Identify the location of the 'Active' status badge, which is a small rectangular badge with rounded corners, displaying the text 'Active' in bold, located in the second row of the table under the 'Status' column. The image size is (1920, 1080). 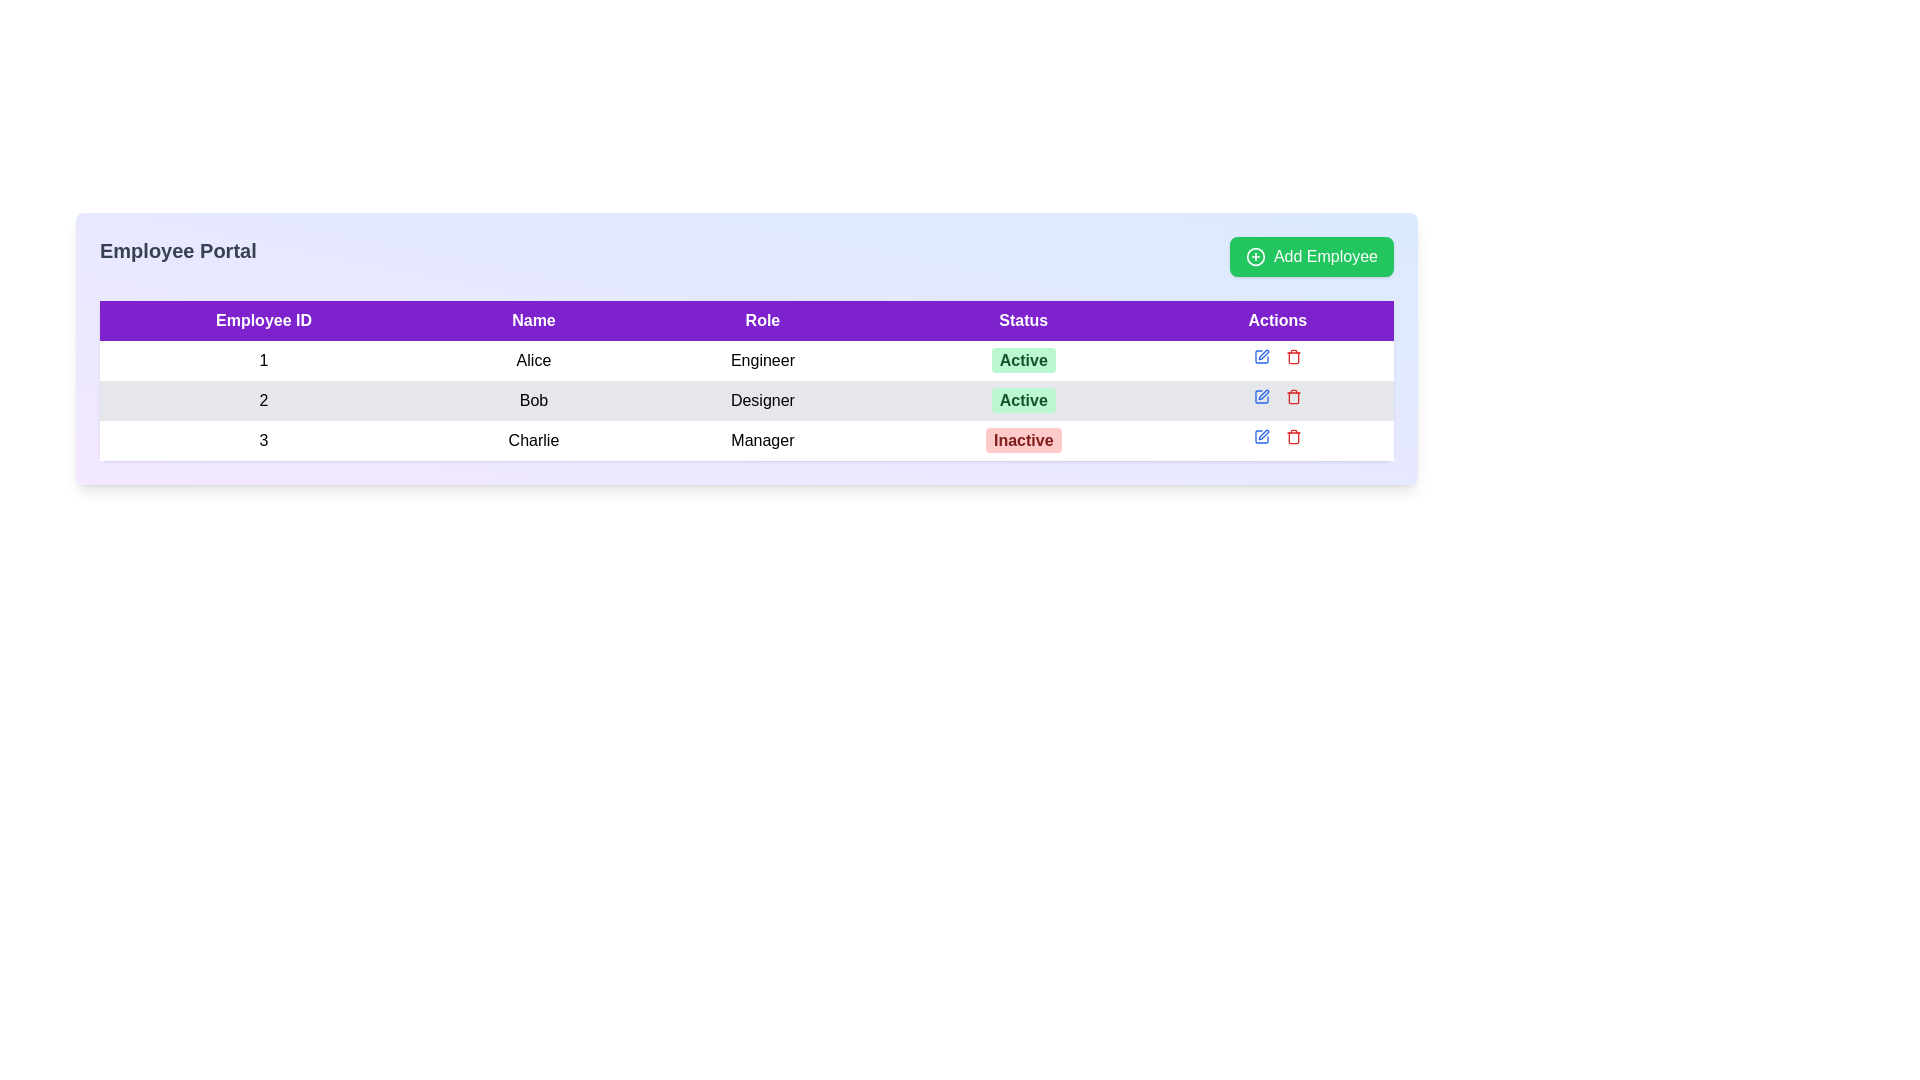
(1023, 400).